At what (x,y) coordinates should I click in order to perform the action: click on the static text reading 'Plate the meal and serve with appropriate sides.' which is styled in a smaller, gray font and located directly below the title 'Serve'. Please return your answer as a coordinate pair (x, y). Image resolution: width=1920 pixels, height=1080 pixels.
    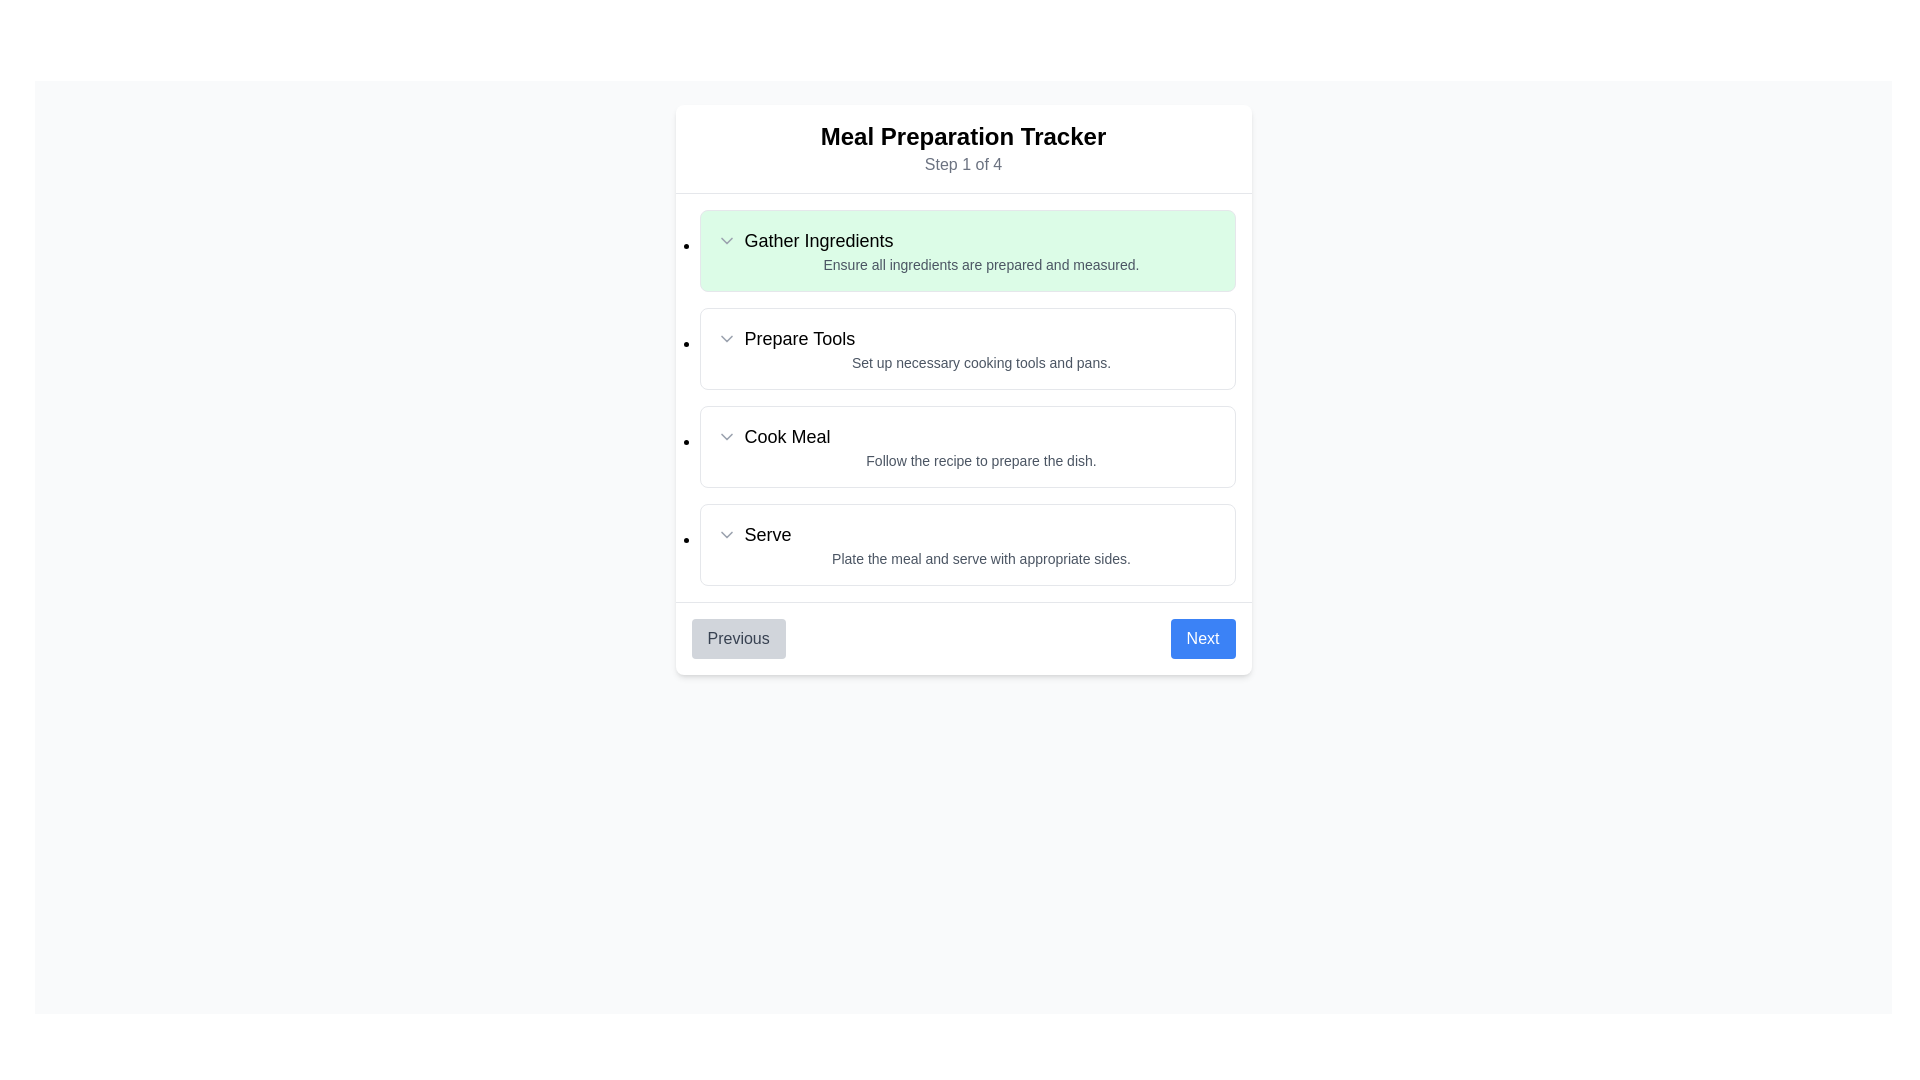
    Looking at the image, I should click on (981, 559).